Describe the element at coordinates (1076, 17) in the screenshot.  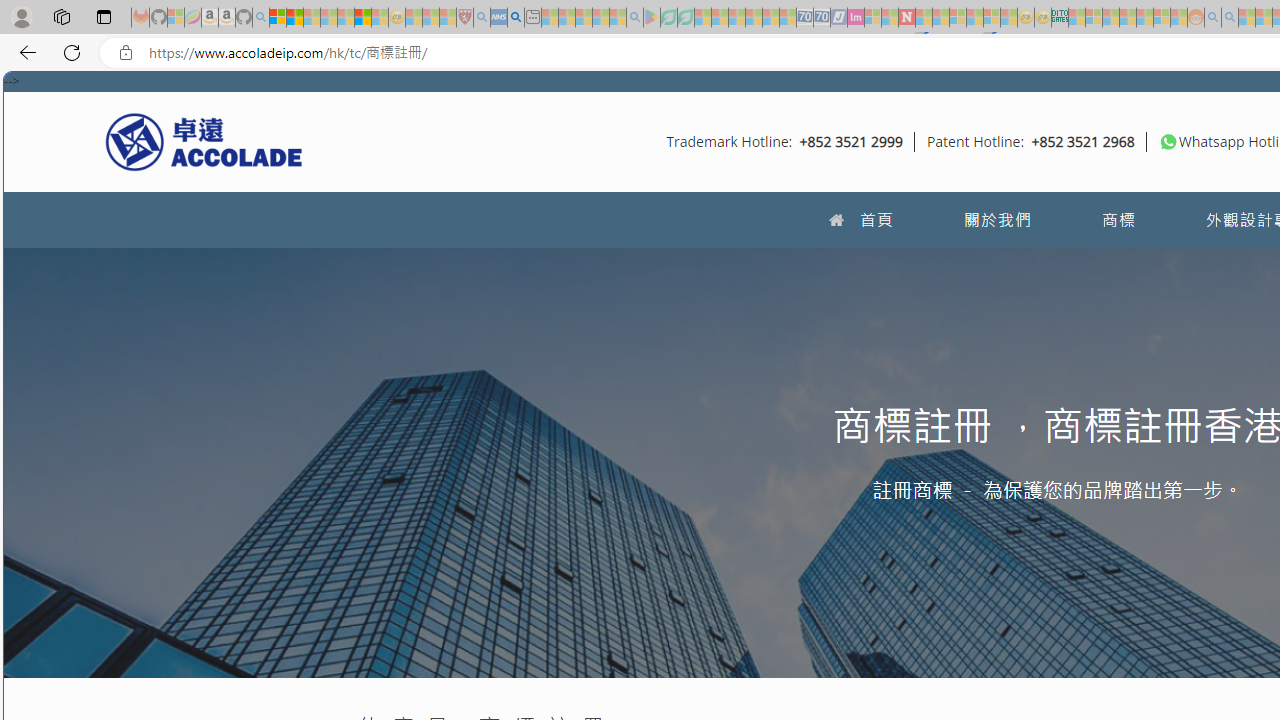
I see `'MSNBC - MSN - Sleeping'` at that location.